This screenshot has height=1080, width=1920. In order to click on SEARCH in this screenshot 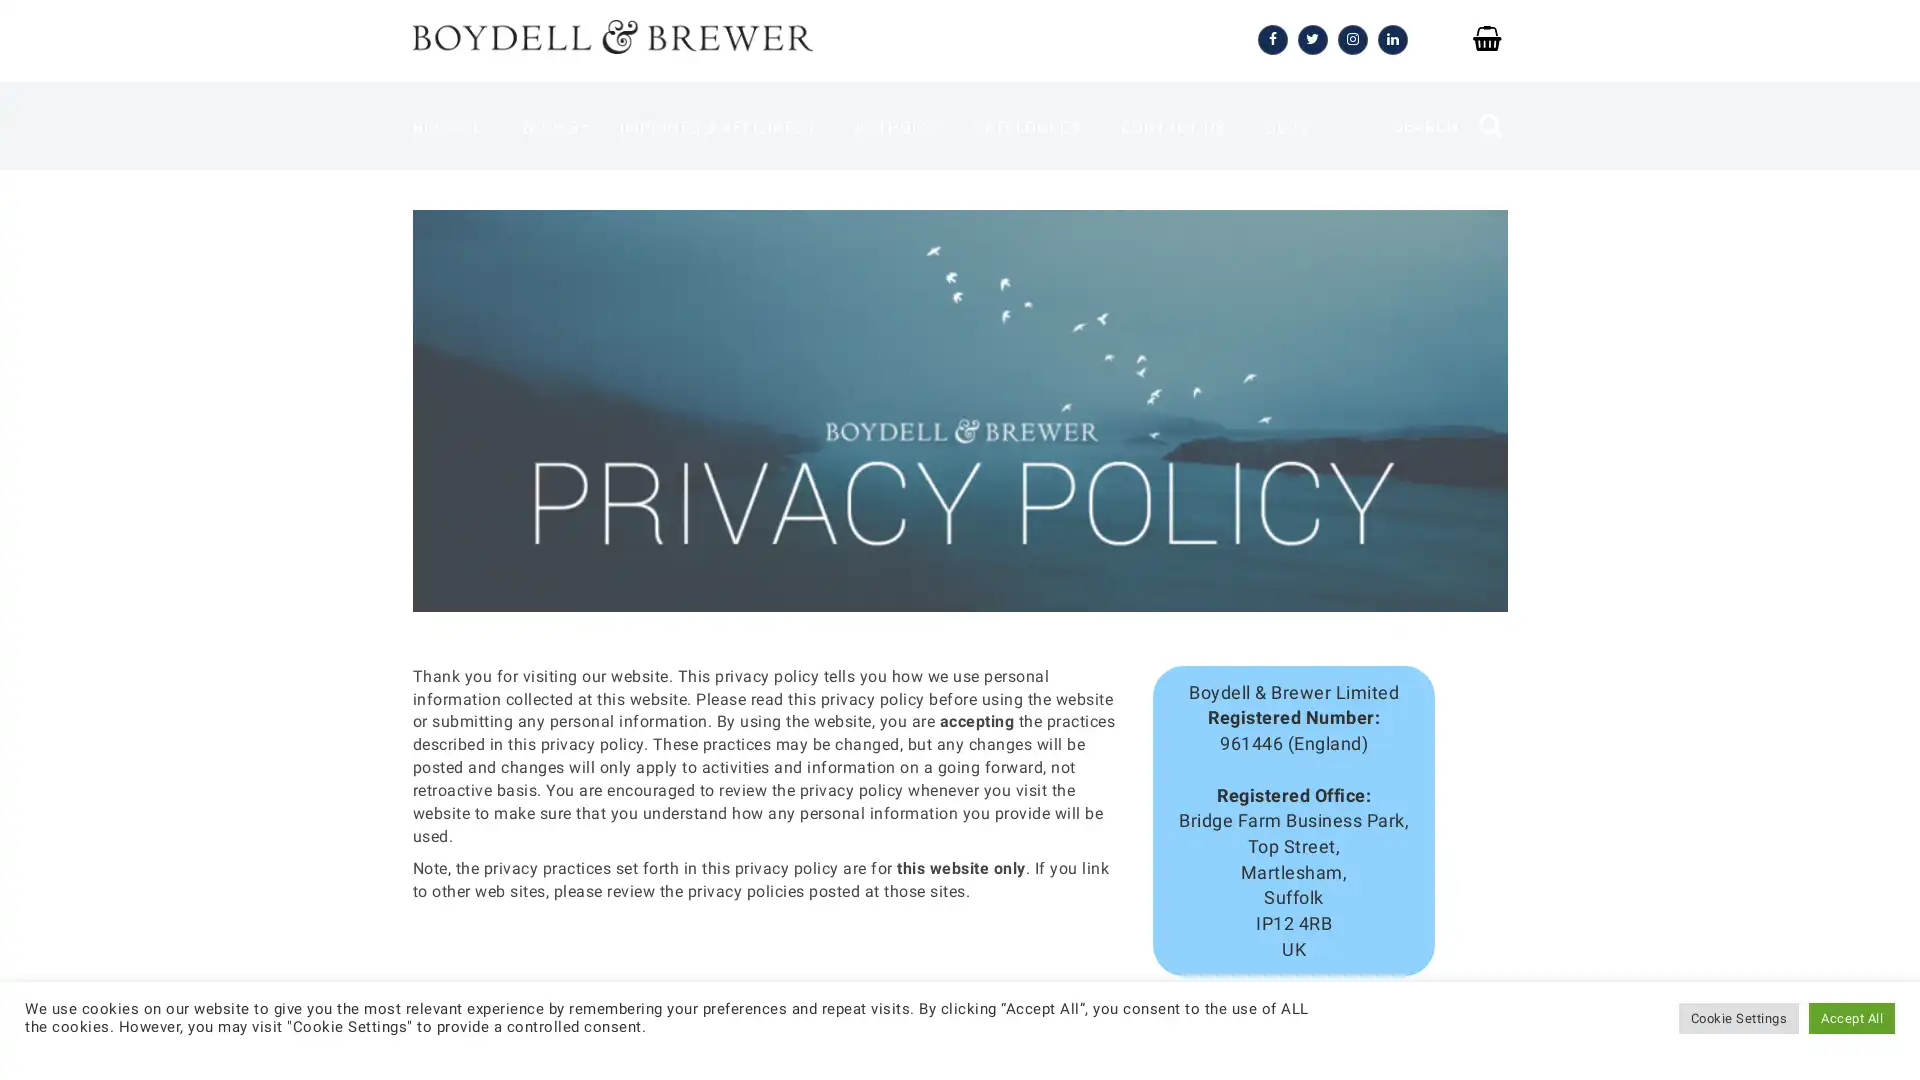, I will do `click(1449, 111)`.